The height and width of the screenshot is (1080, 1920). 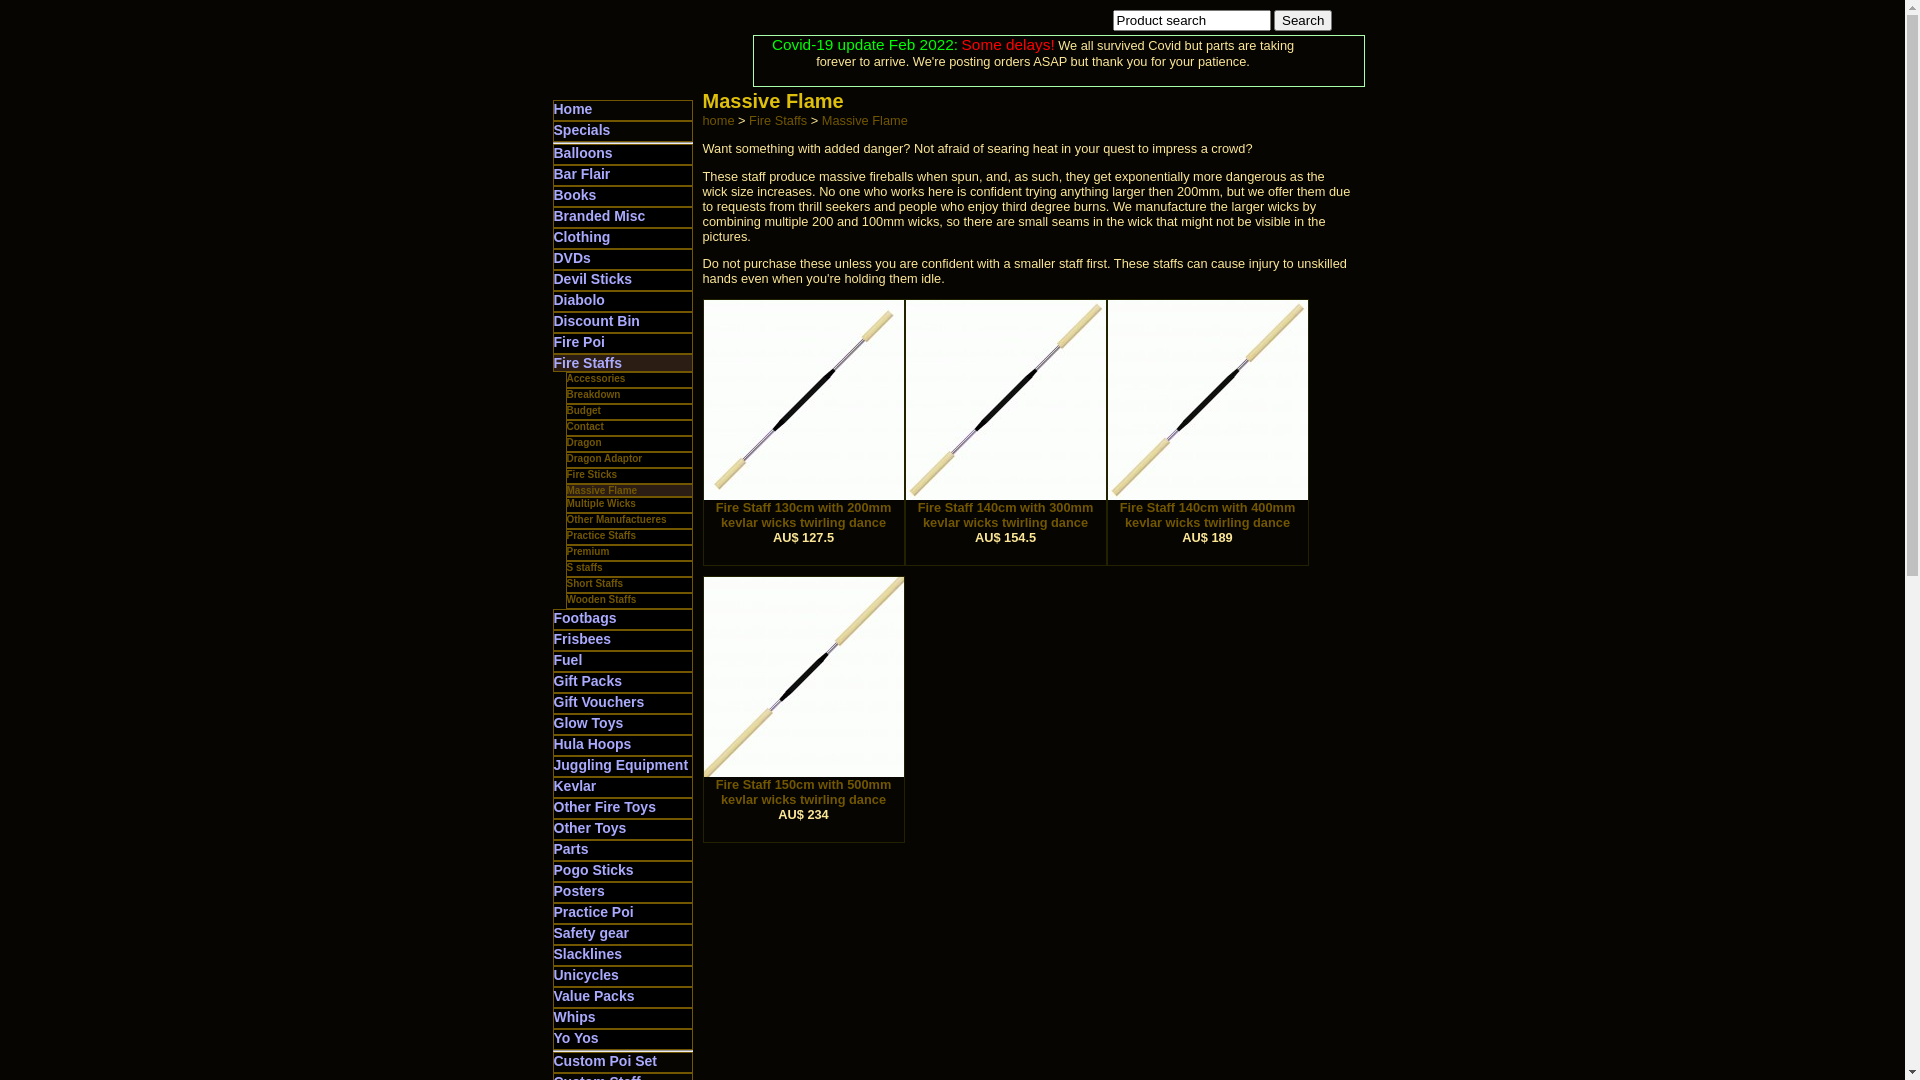 I want to click on 'Devil Sticks', so click(x=592, y=278).